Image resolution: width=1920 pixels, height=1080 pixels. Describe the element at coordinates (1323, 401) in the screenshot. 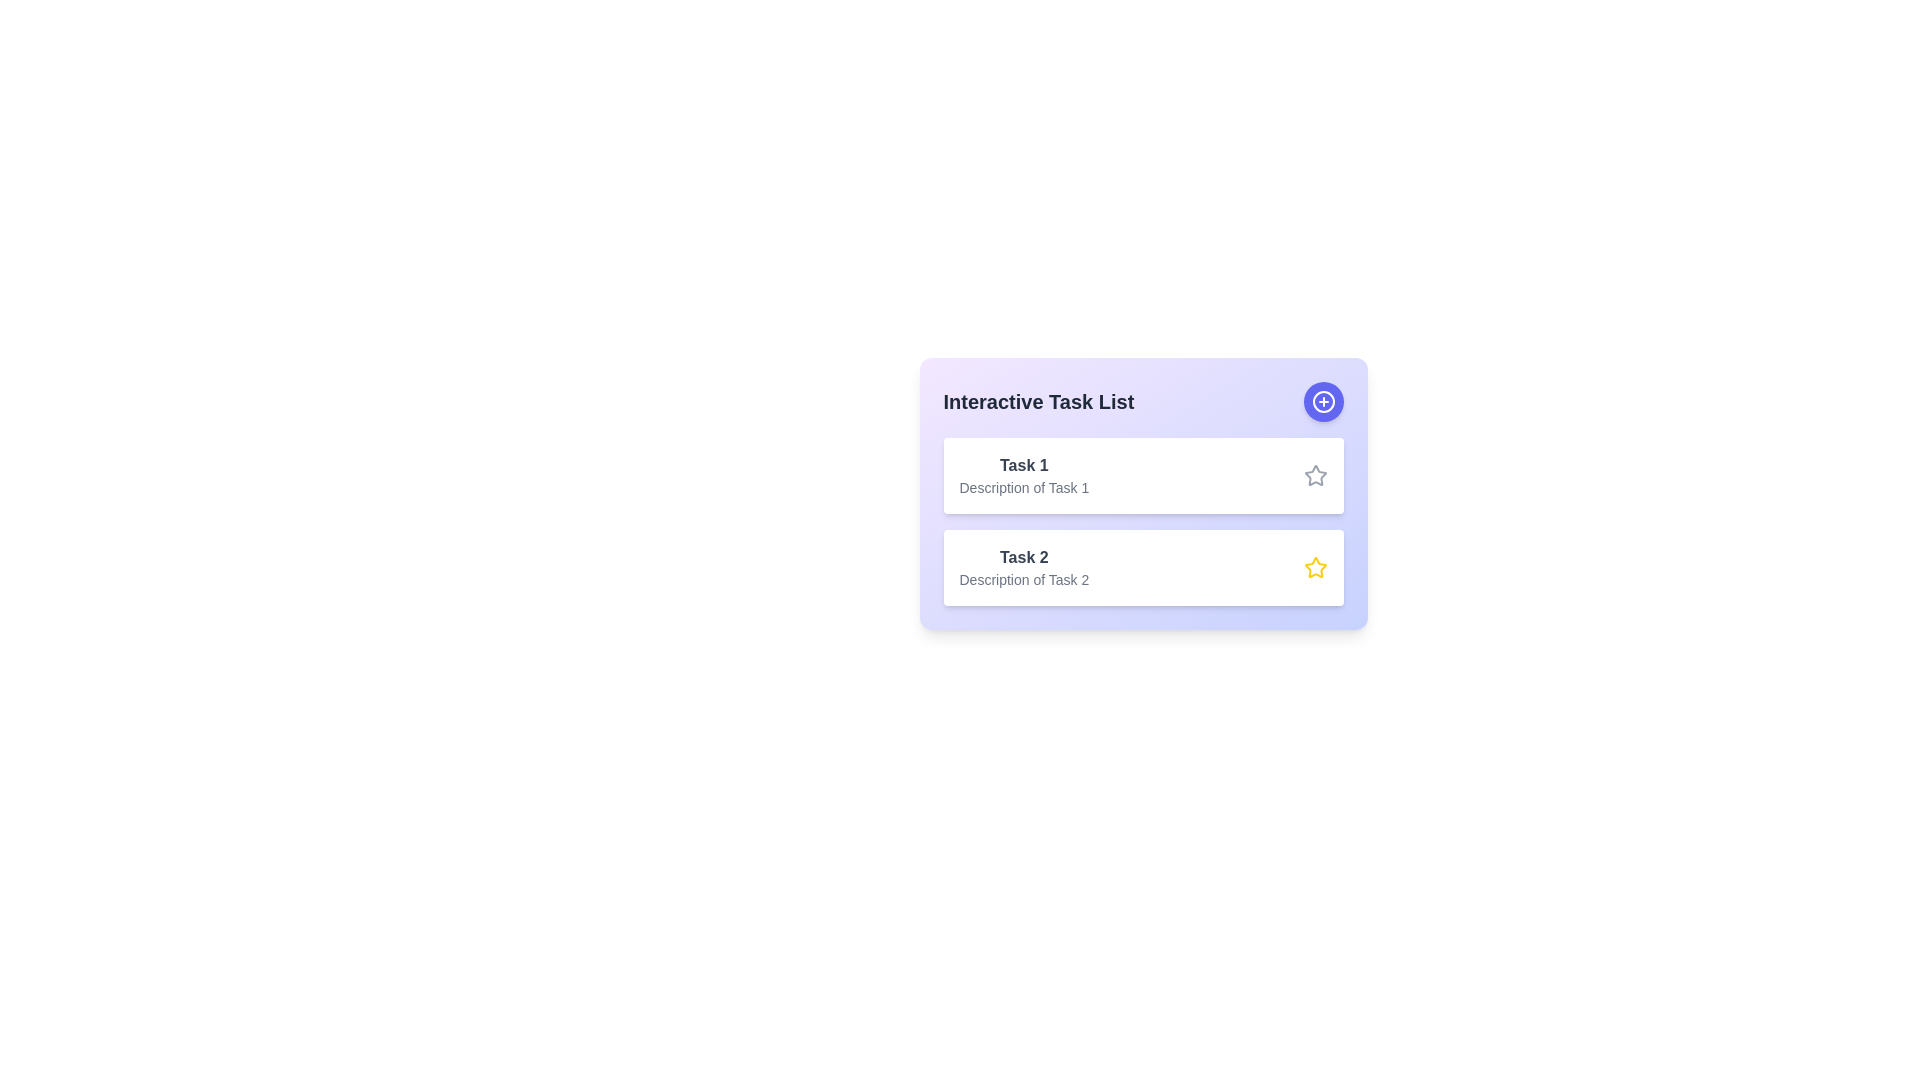

I see `the 'Add Item' button to create a new task` at that location.